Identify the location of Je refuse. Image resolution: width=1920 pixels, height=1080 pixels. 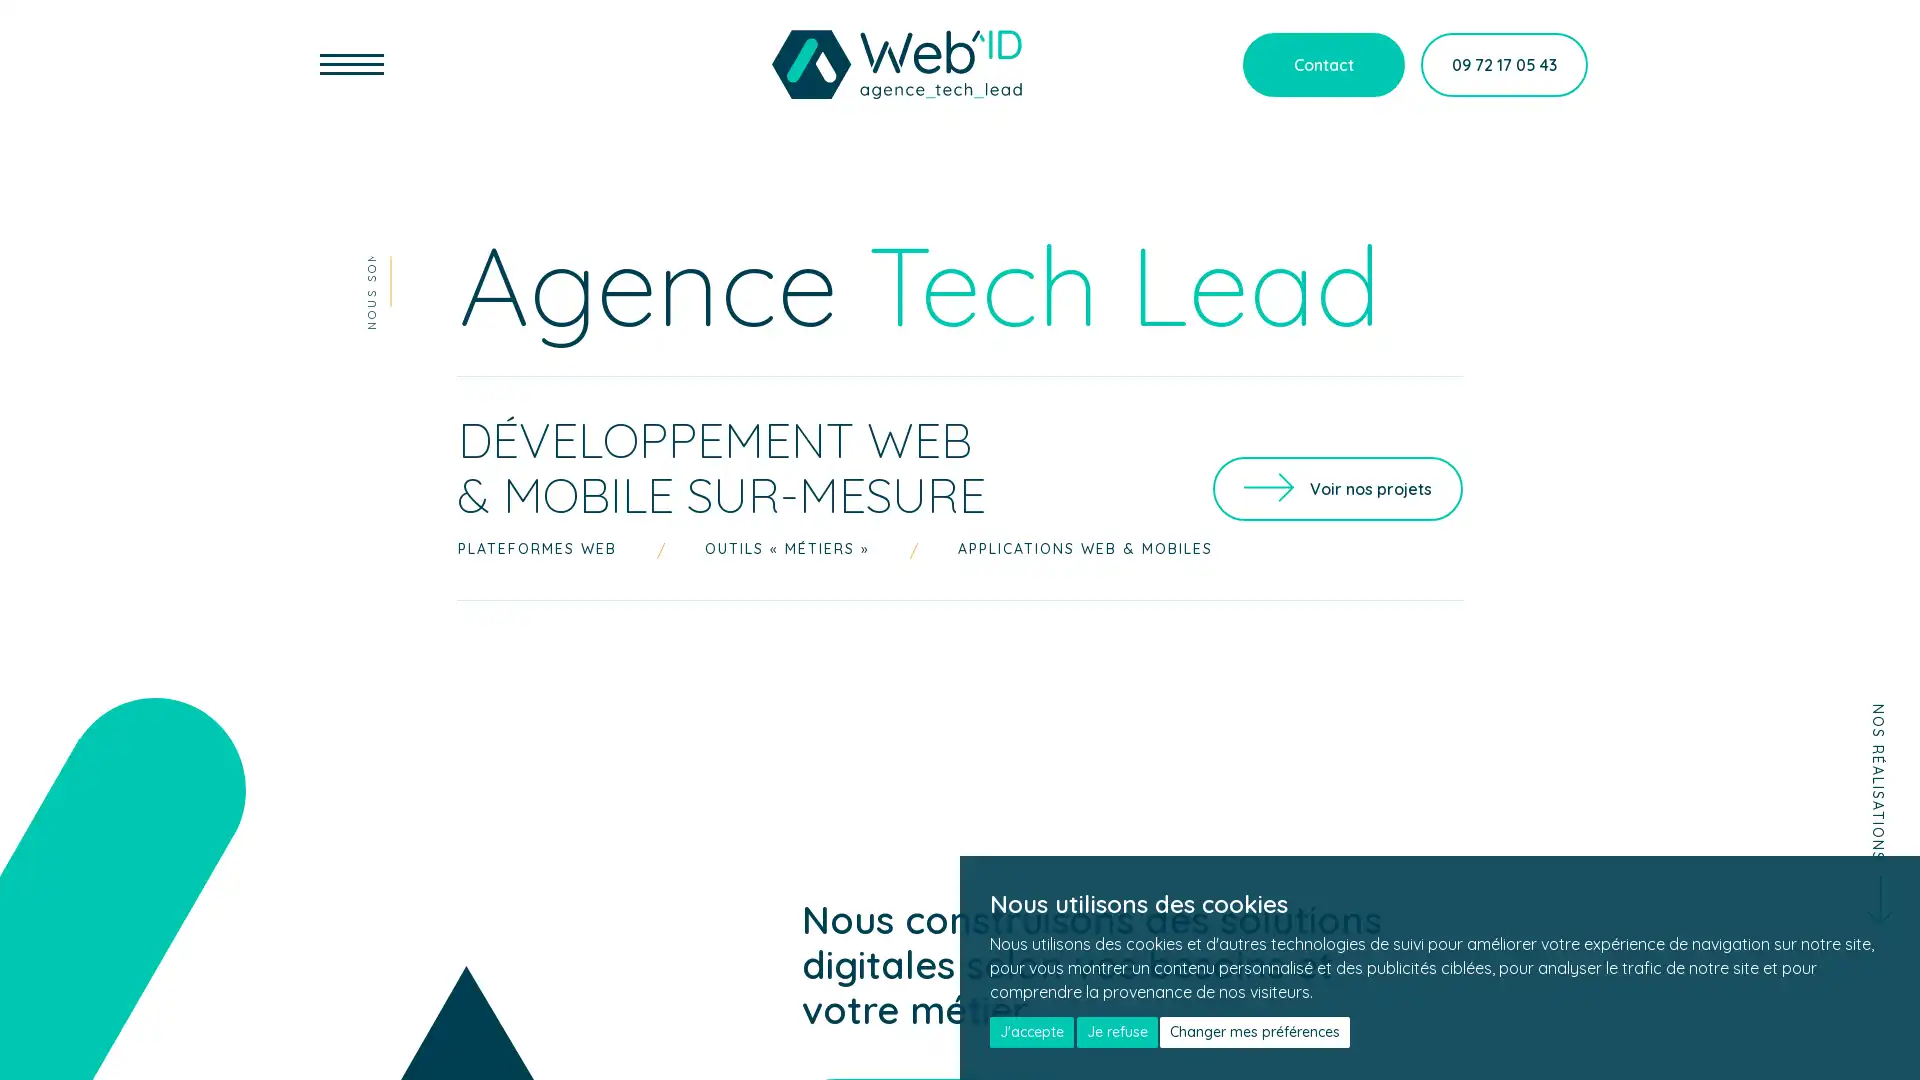
(1115, 1031).